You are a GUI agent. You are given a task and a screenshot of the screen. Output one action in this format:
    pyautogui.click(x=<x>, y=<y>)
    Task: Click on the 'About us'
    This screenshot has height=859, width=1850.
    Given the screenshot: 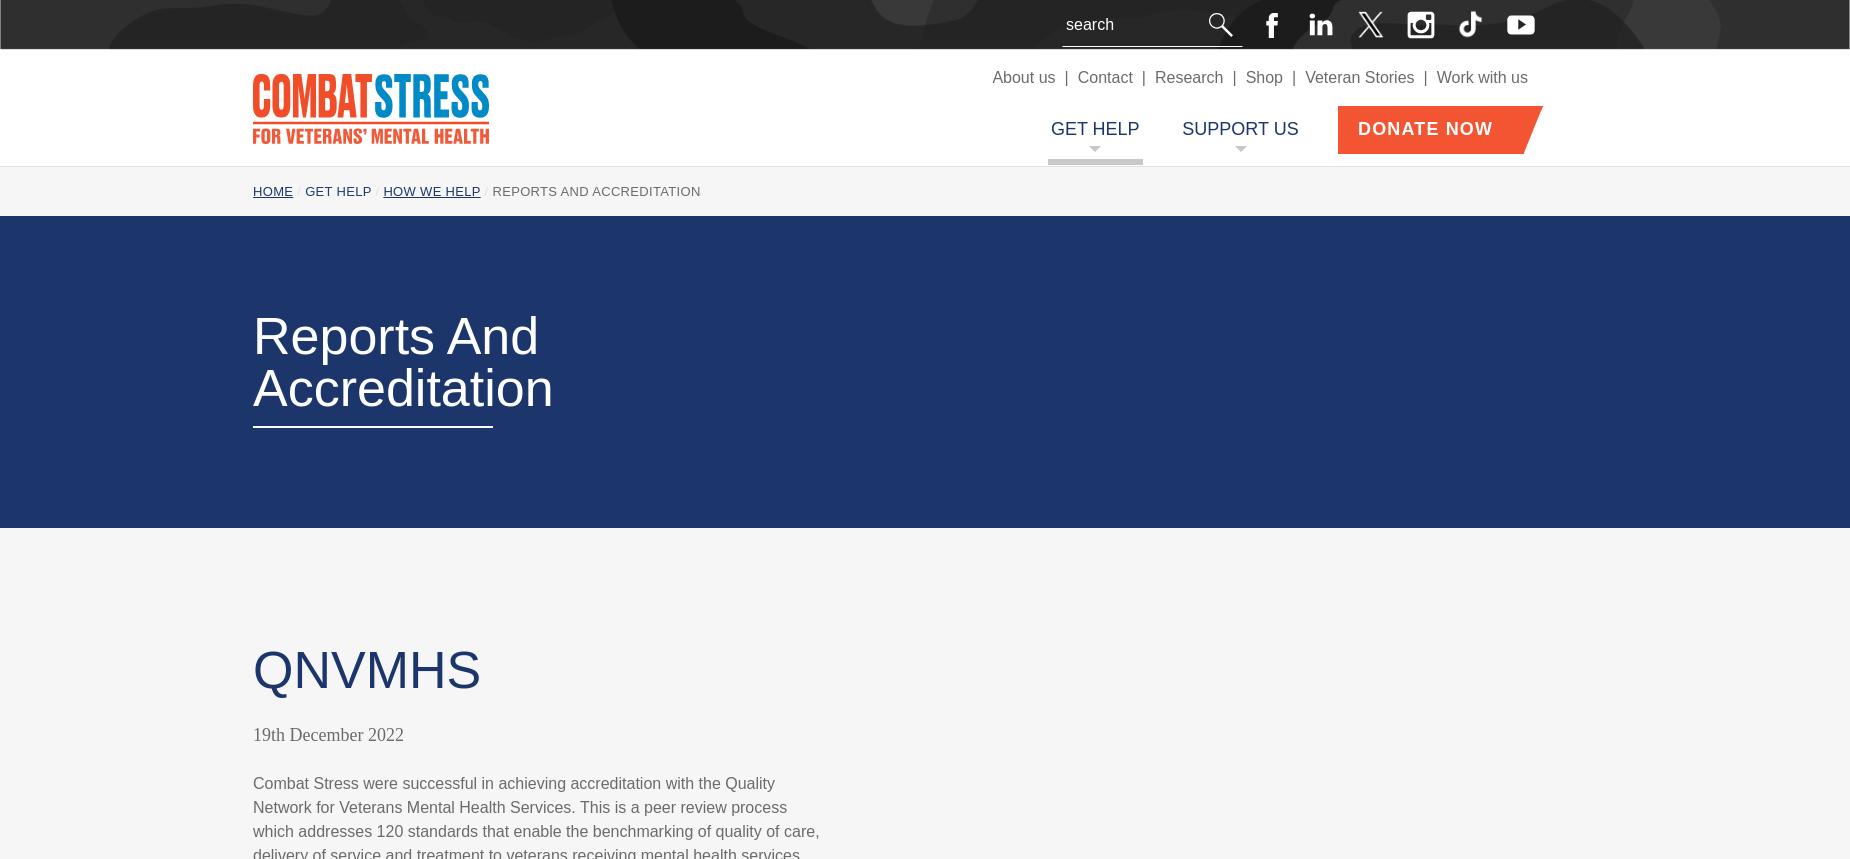 What is the action you would take?
    pyautogui.click(x=990, y=76)
    